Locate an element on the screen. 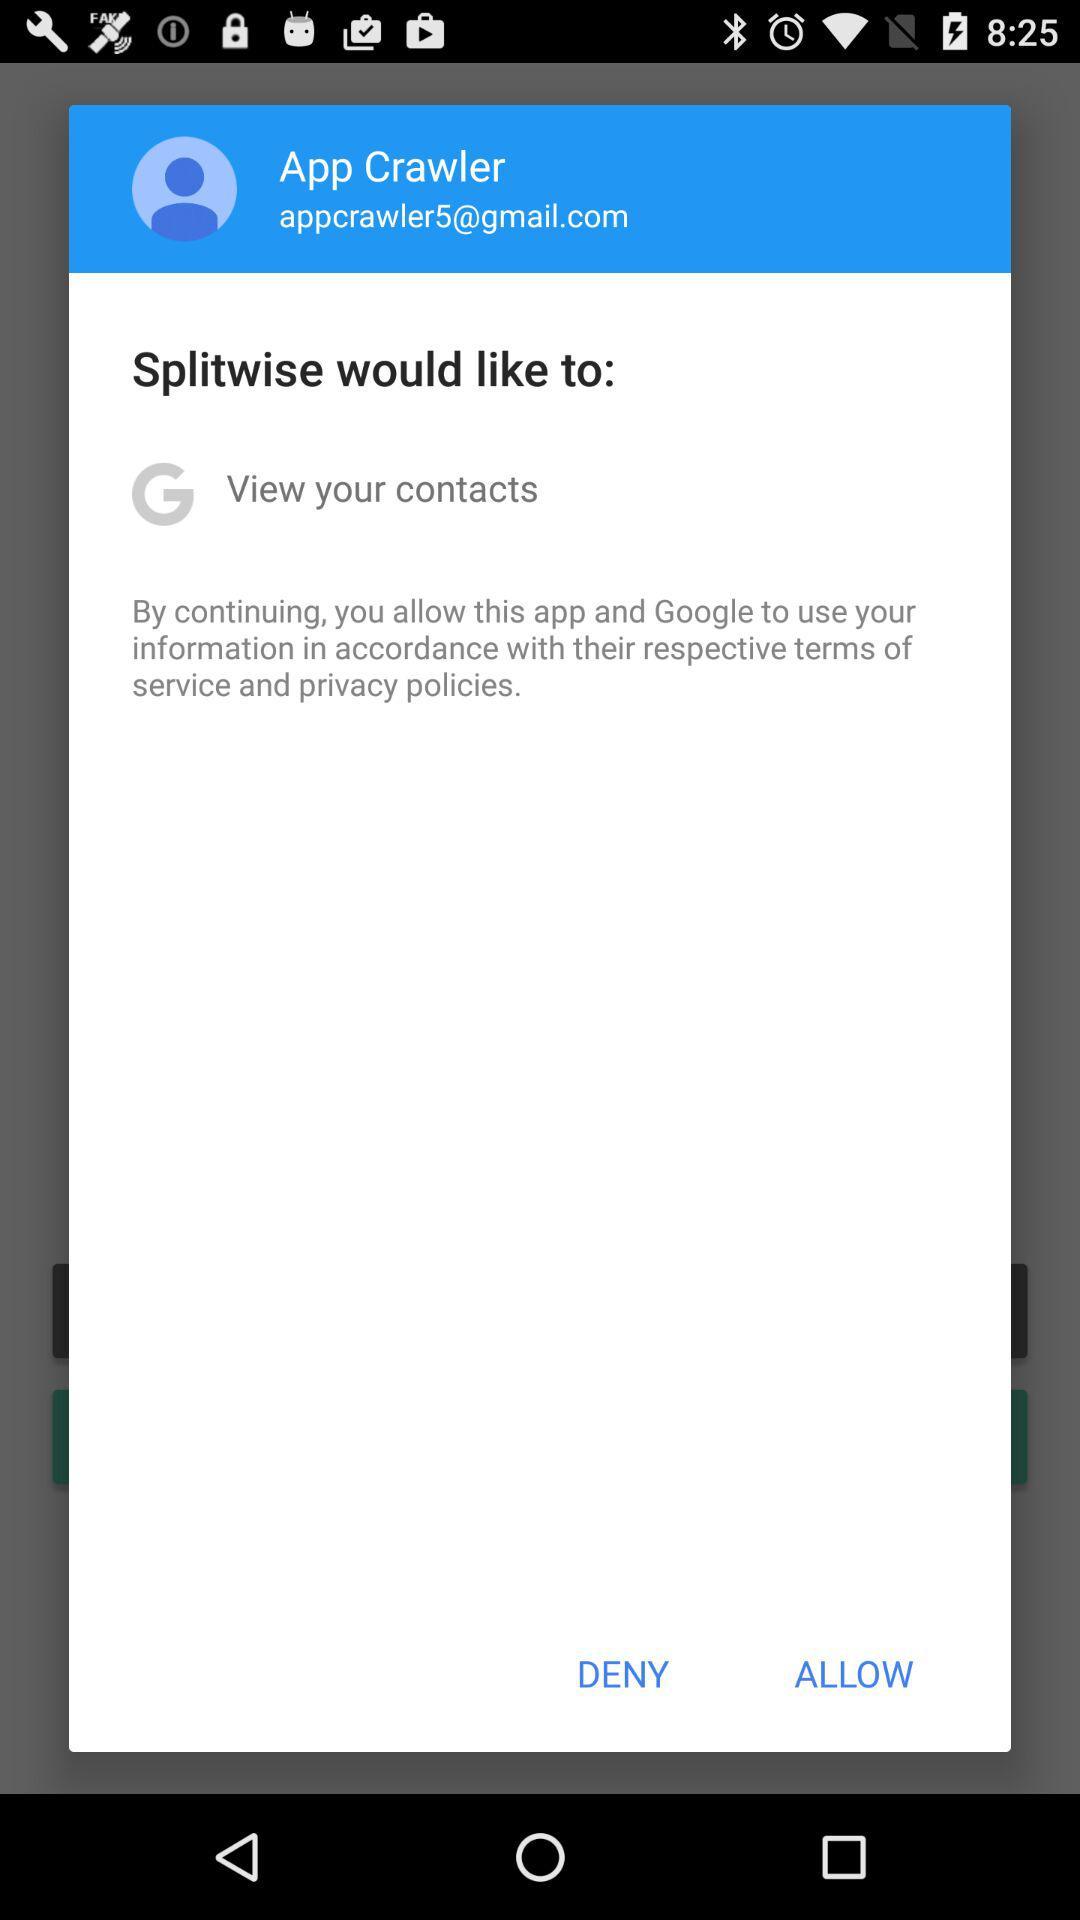 This screenshot has width=1080, height=1920. app above splitwise would like is located at coordinates (454, 214).